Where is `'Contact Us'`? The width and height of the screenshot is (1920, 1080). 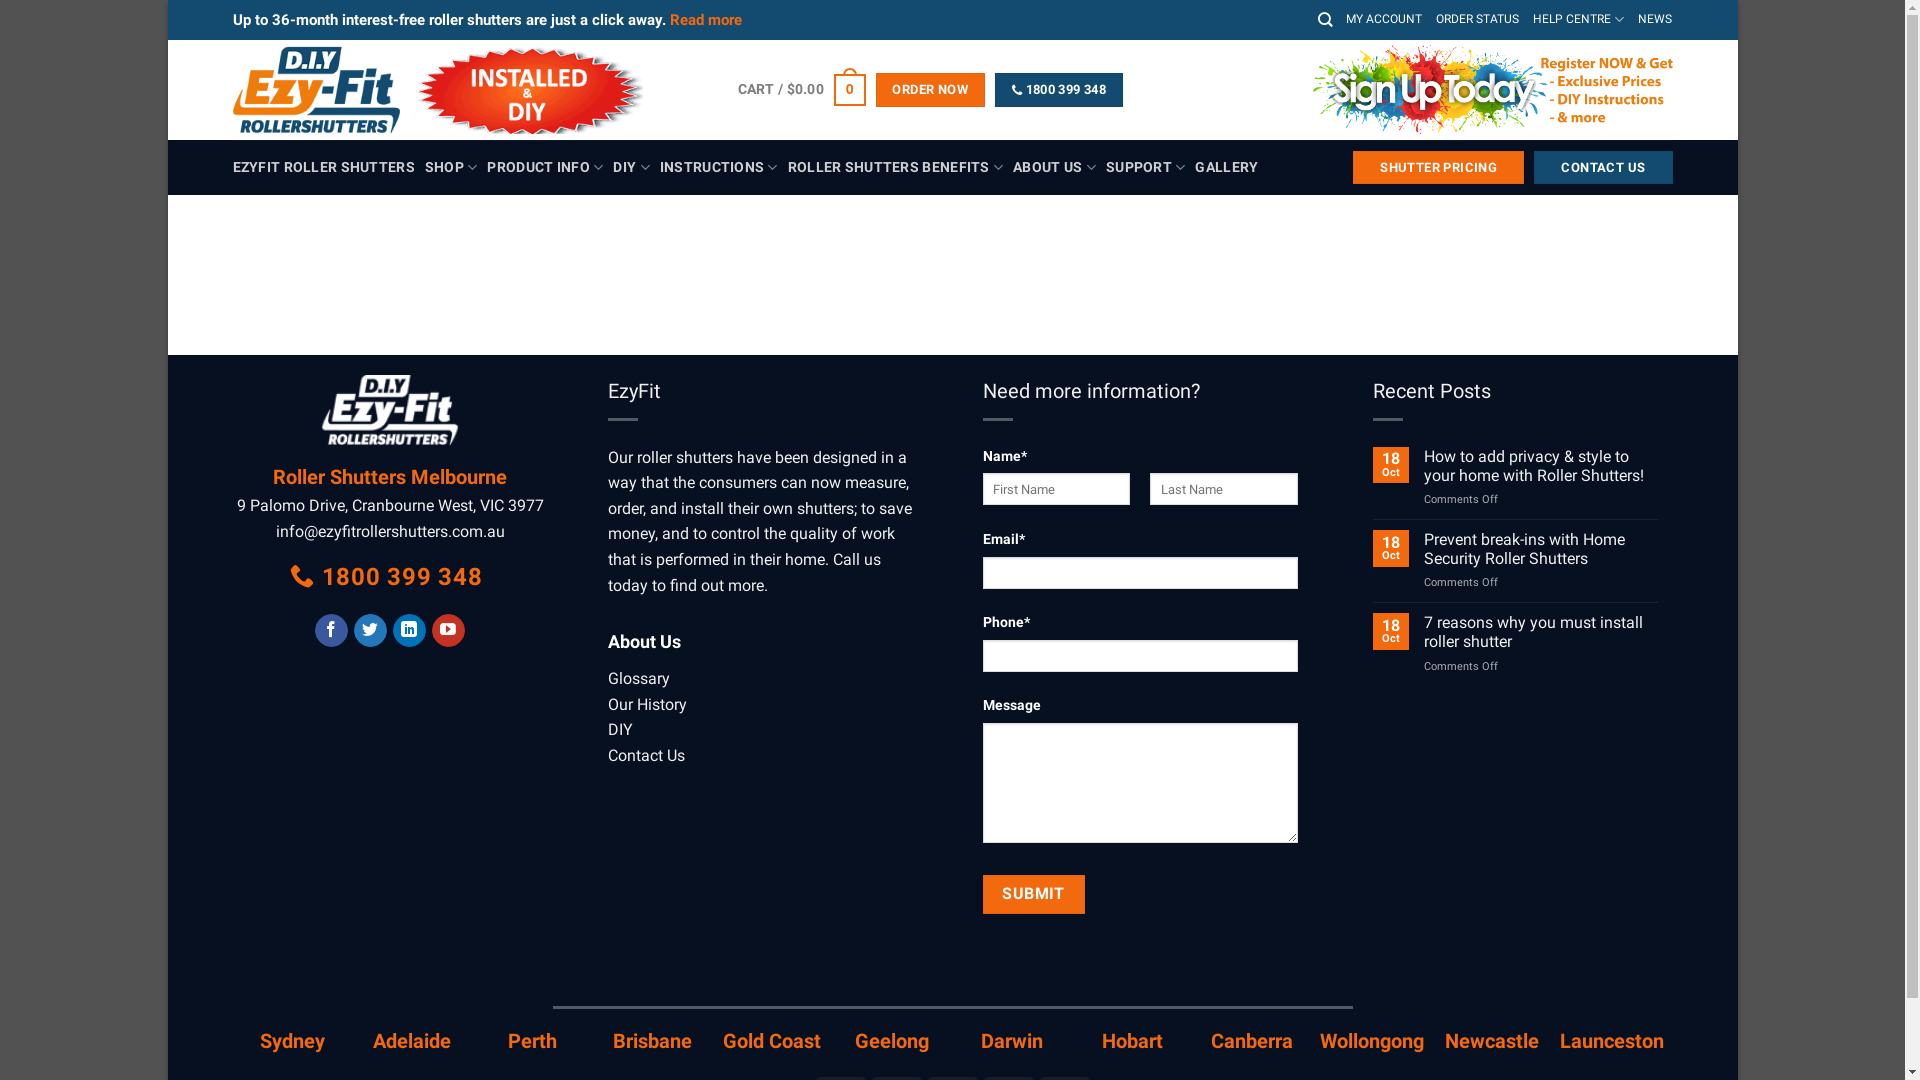
'Contact Us' is located at coordinates (607, 755).